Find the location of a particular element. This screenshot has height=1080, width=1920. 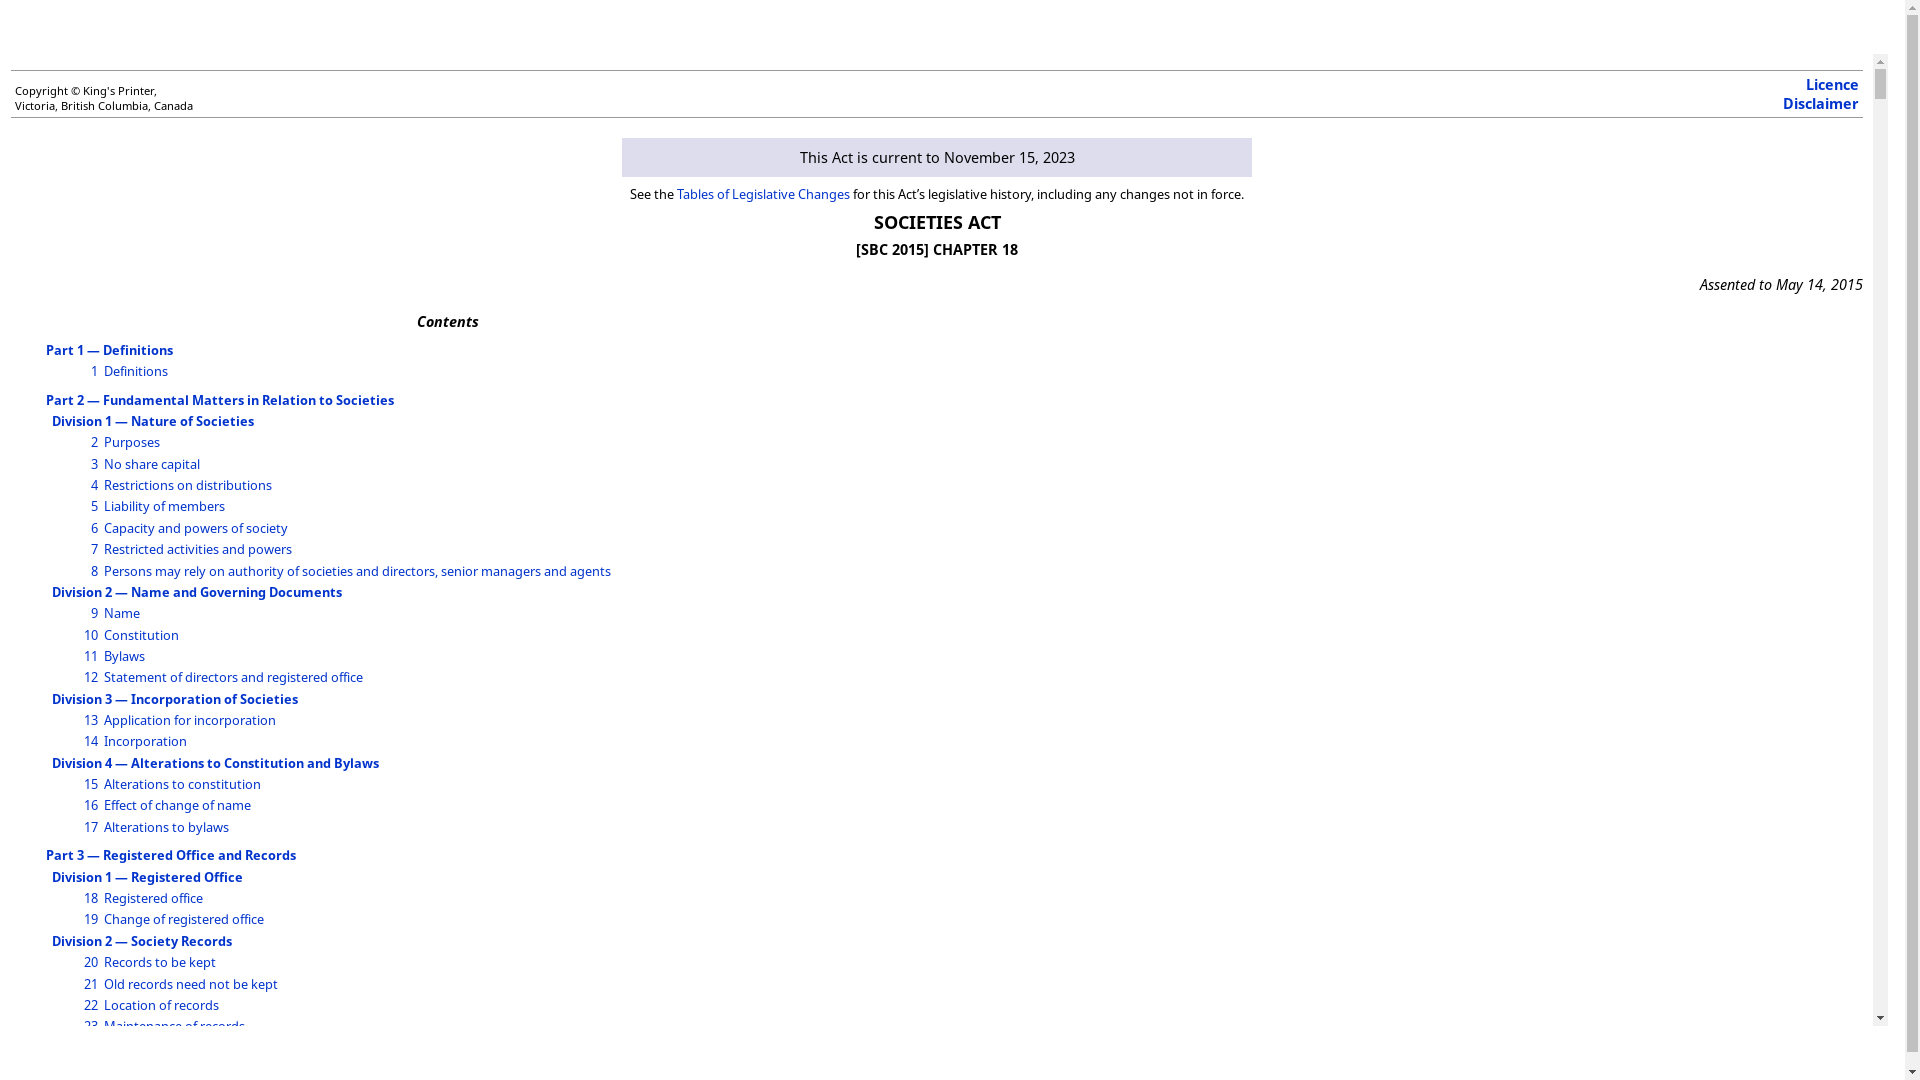

'Name' is located at coordinates (120, 612).